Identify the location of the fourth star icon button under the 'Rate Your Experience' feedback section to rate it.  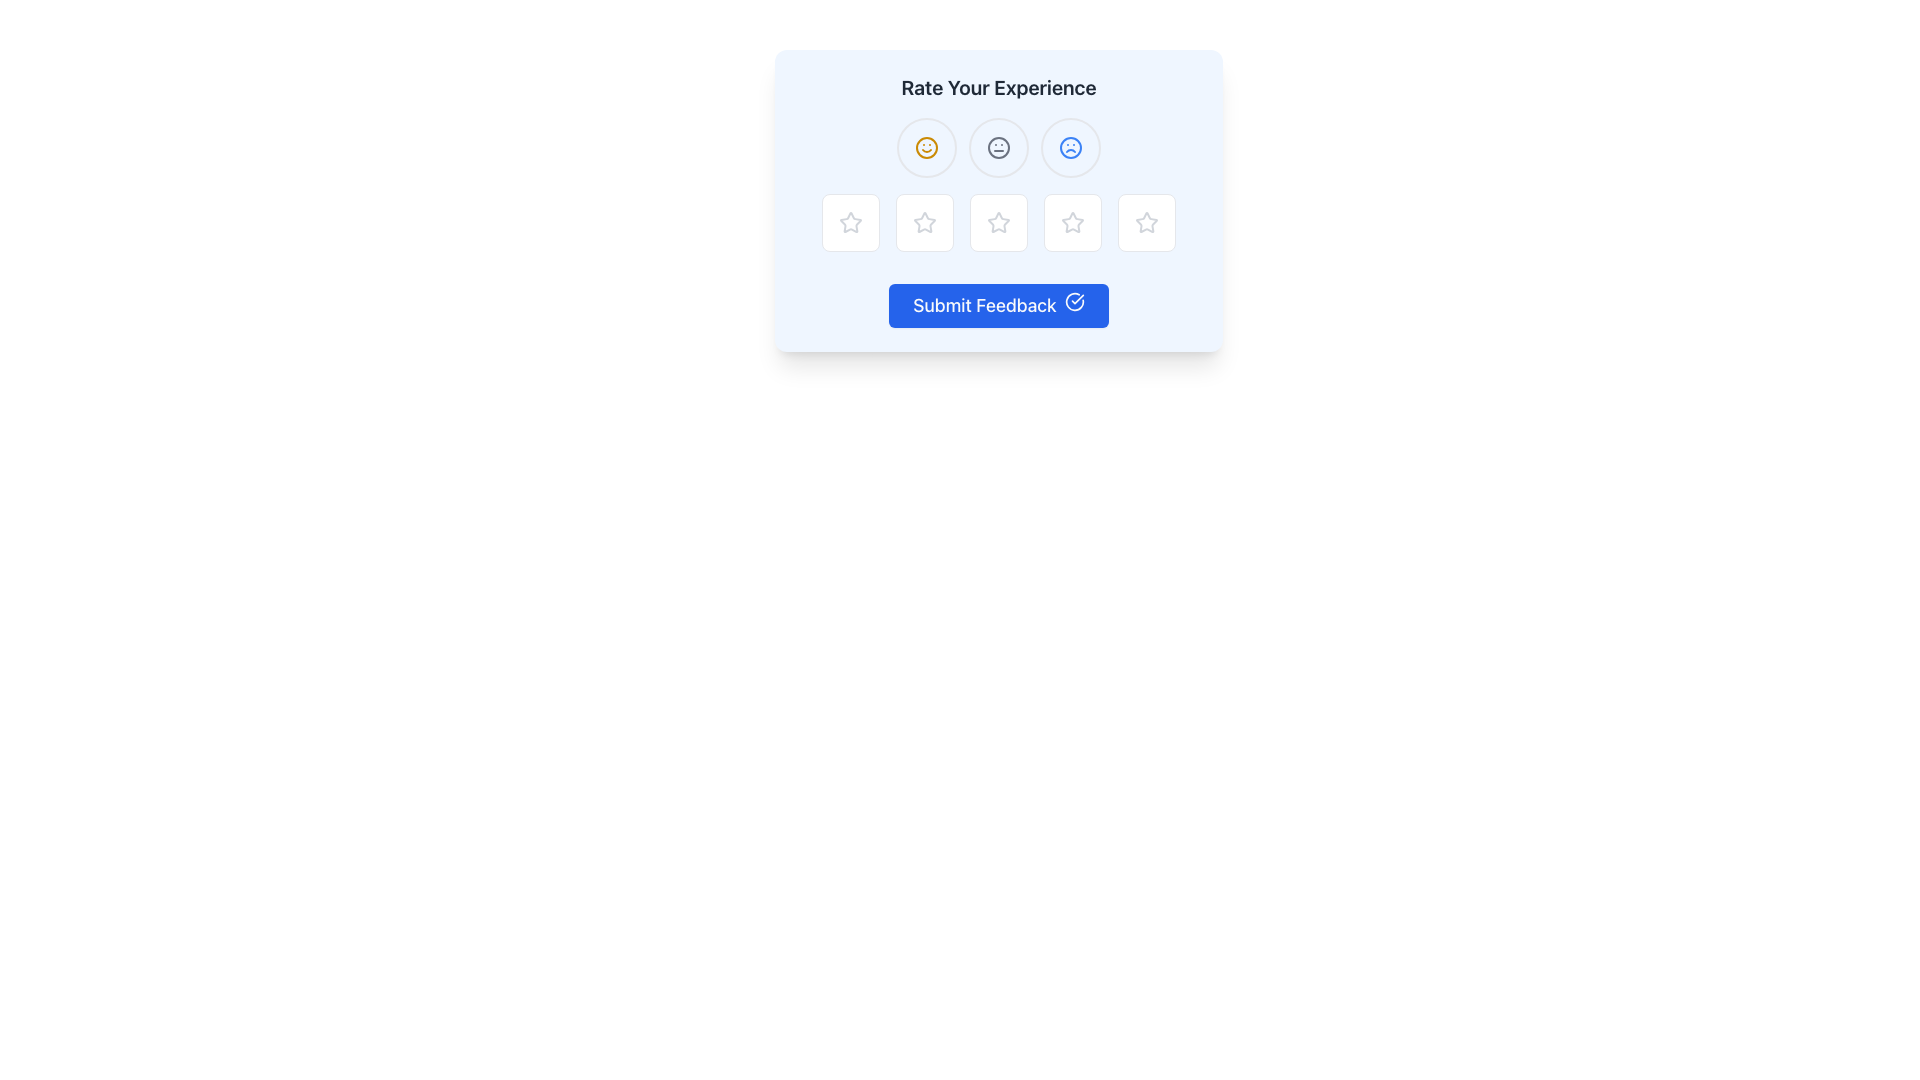
(1072, 223).